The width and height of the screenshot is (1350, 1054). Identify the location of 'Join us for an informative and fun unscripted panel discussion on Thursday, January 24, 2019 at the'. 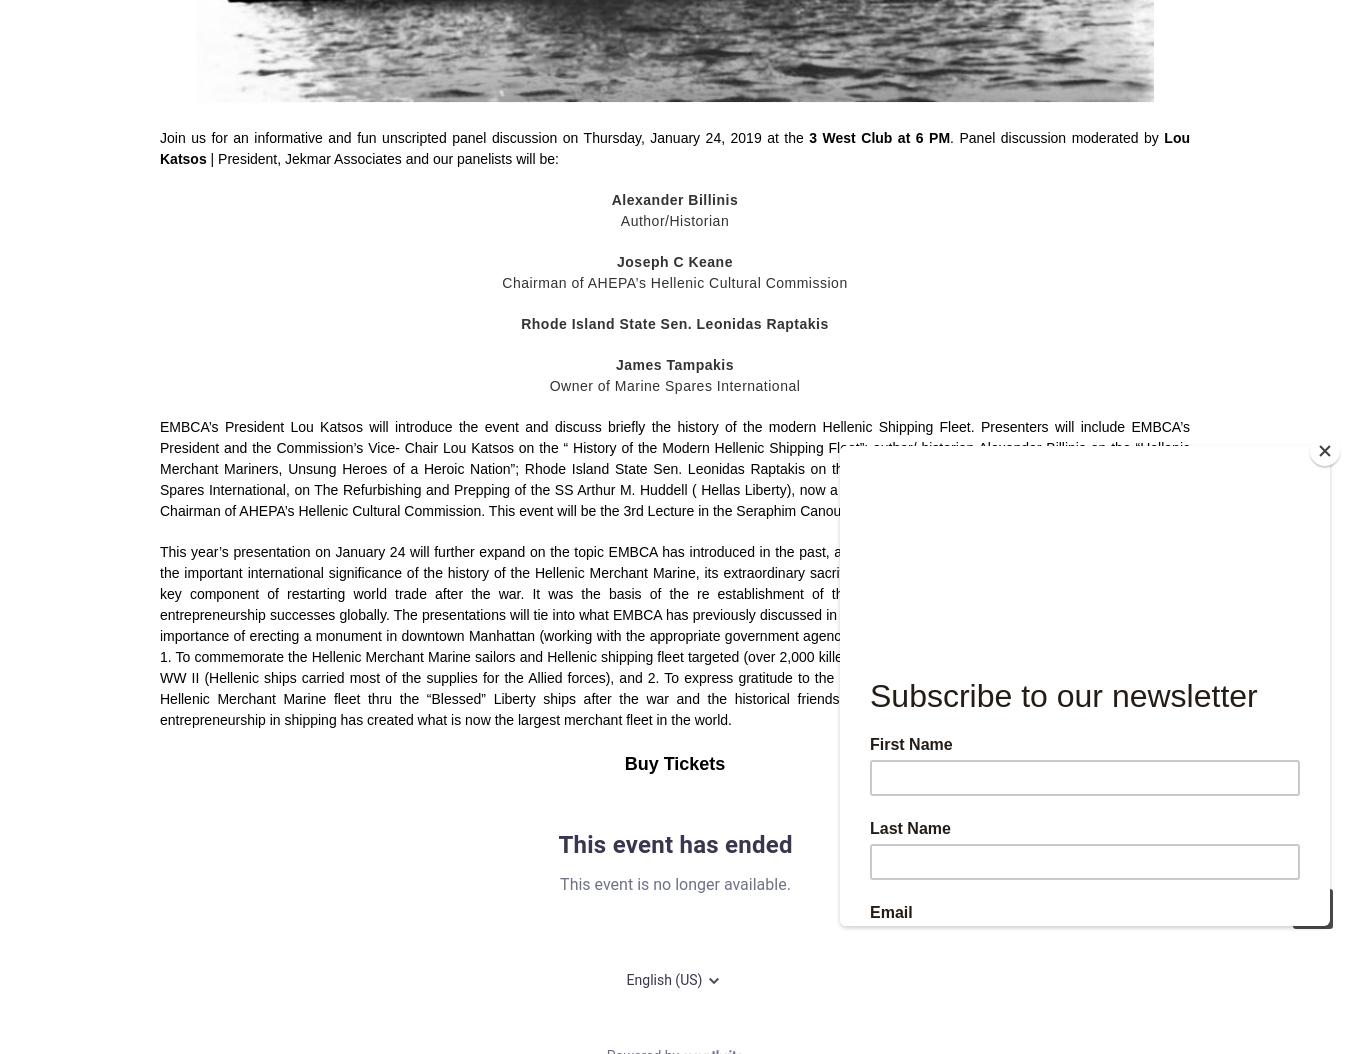
(483, 137).